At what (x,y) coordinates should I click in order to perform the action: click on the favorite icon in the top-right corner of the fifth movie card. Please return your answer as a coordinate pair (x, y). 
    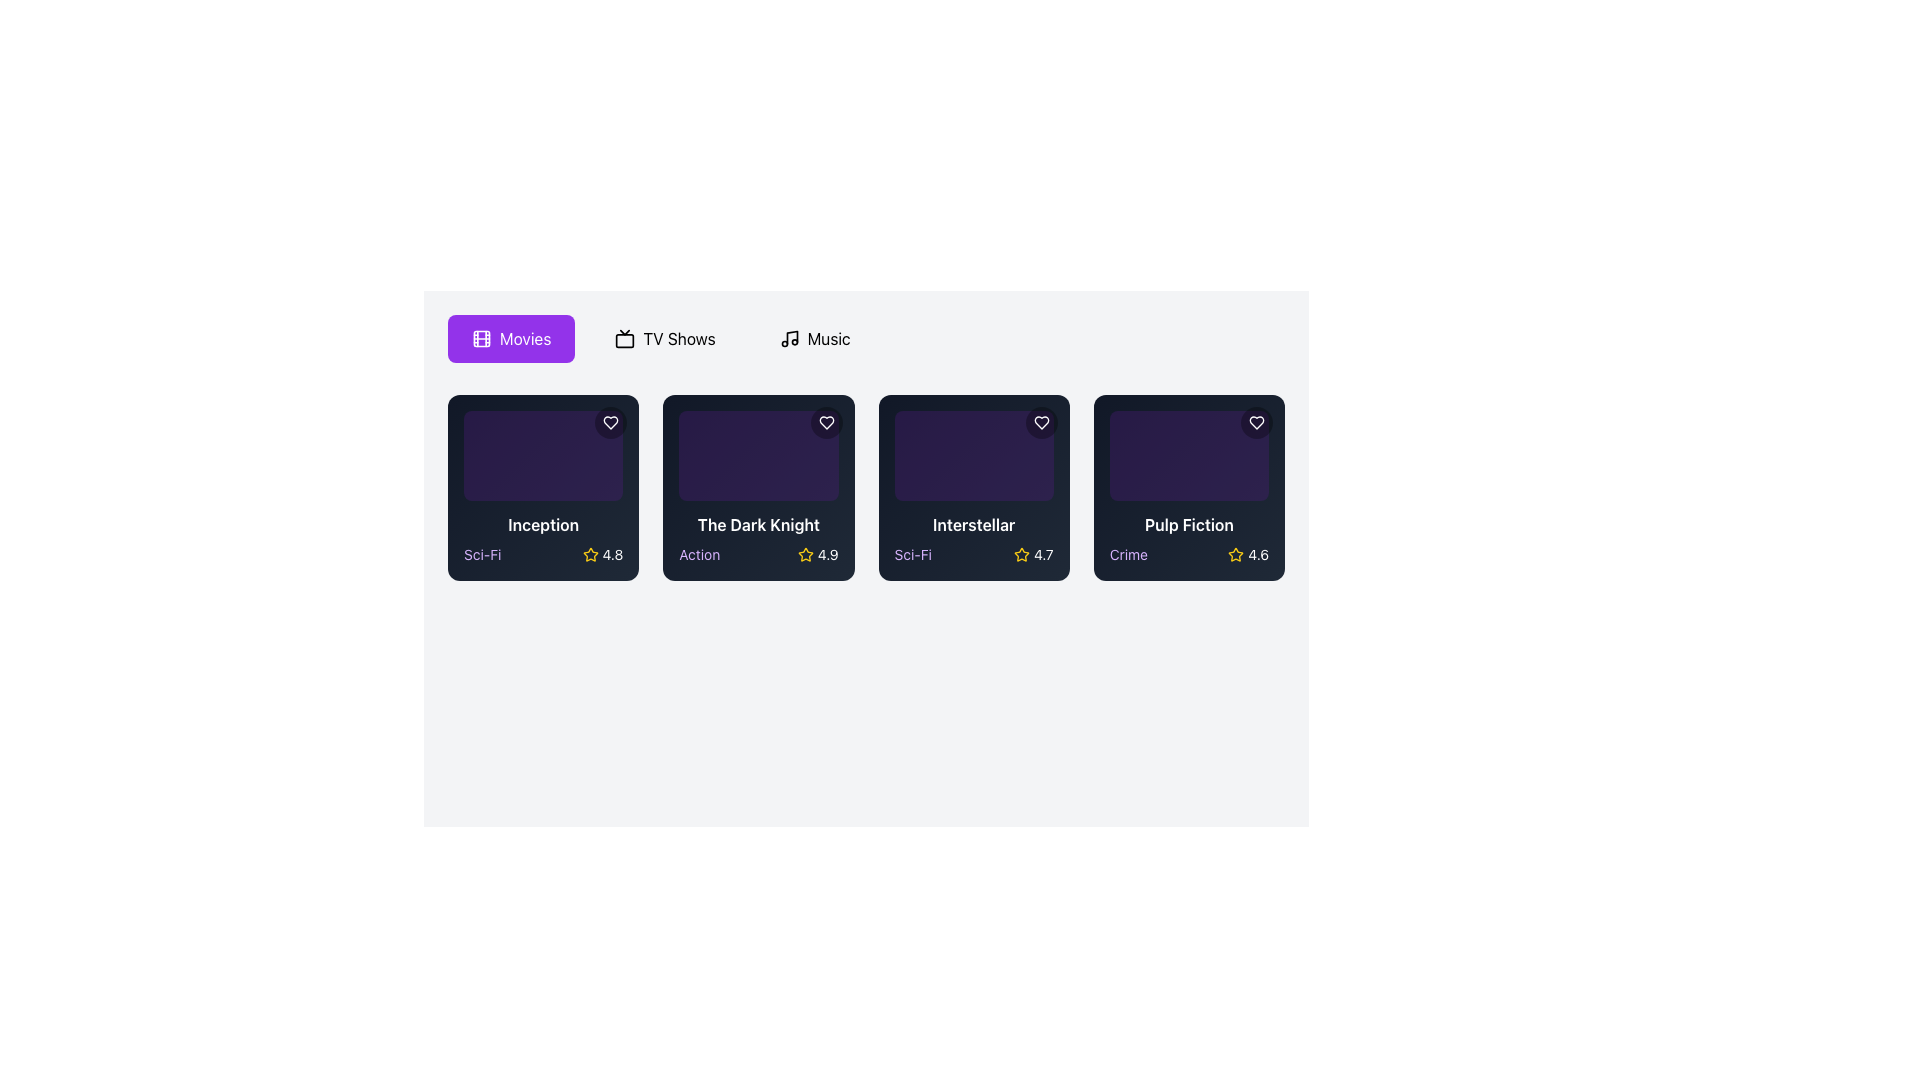
    Looking at the image, I should click on (1256, 422).